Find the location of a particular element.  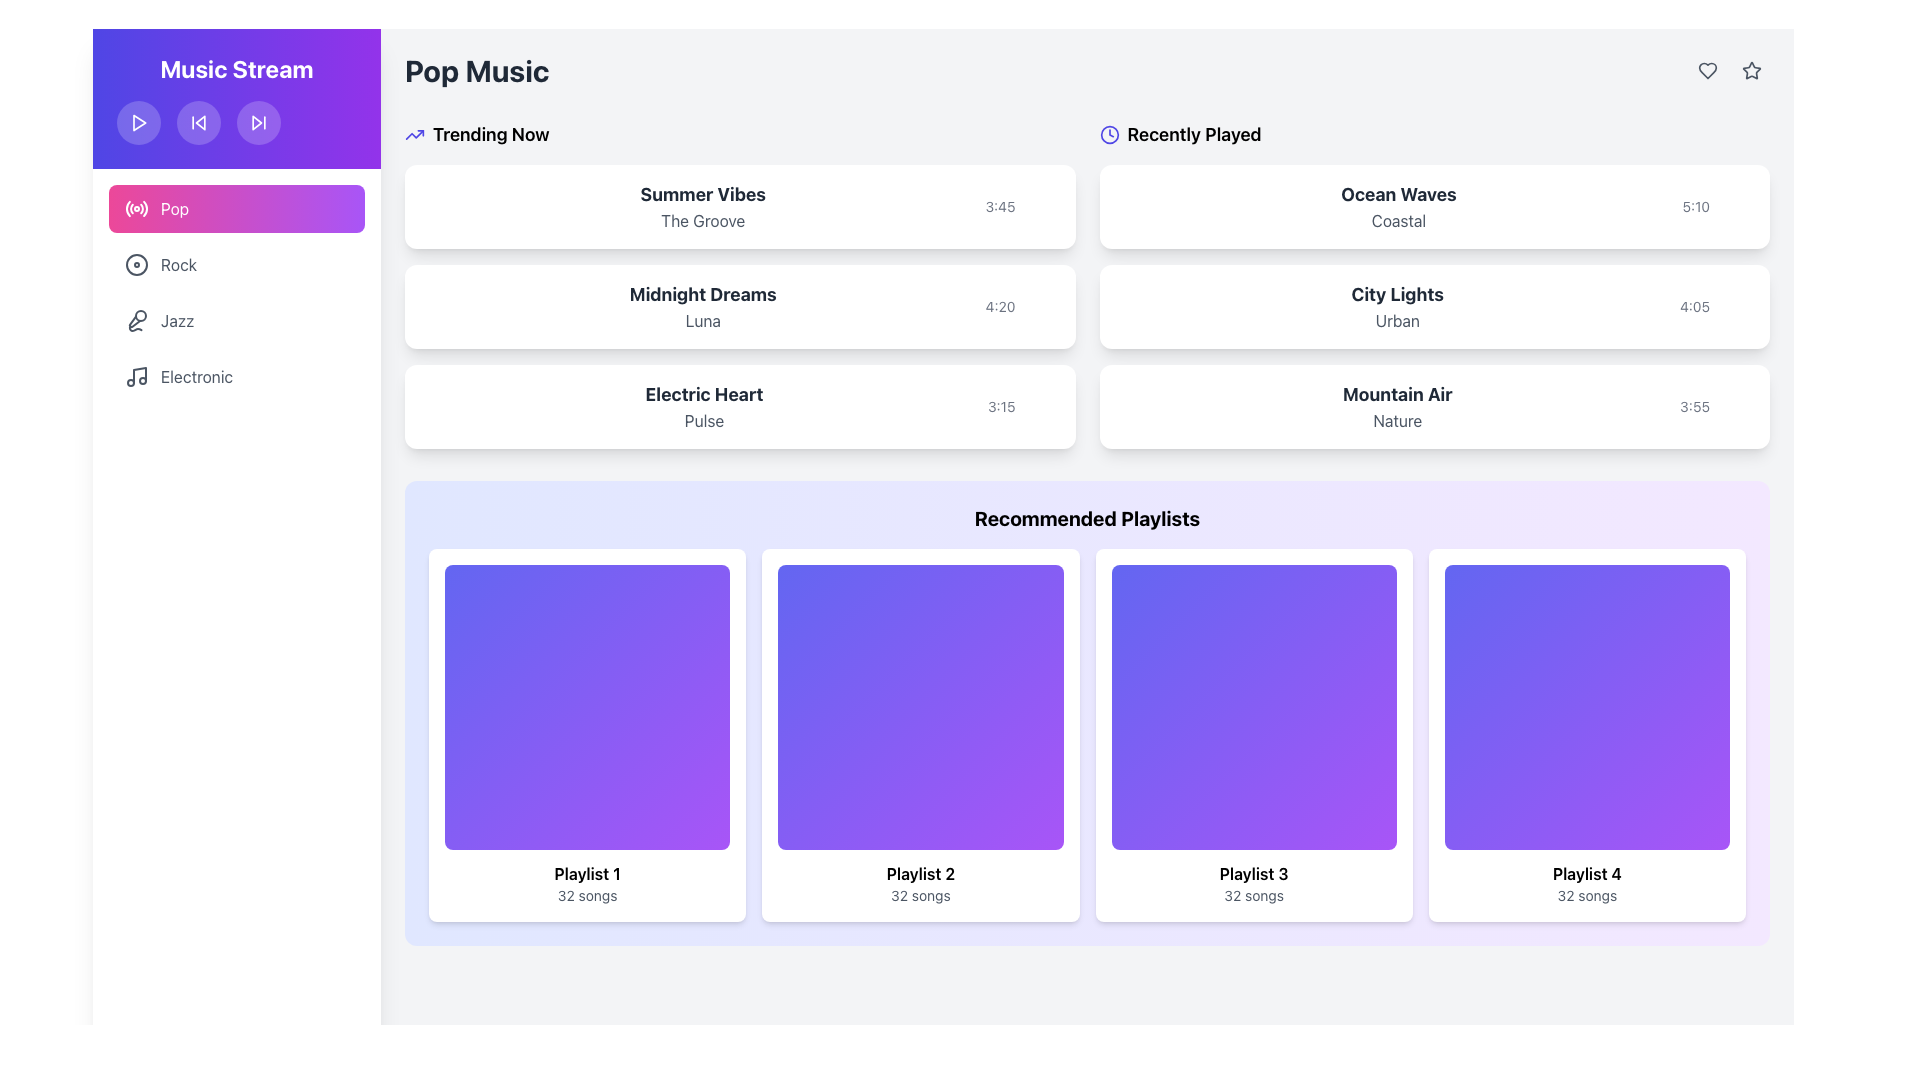

the music playlist card titled 'Playlist 2' located in the second position of the grid under 'Recommended Playlists' is located at coordinates (919, 735).